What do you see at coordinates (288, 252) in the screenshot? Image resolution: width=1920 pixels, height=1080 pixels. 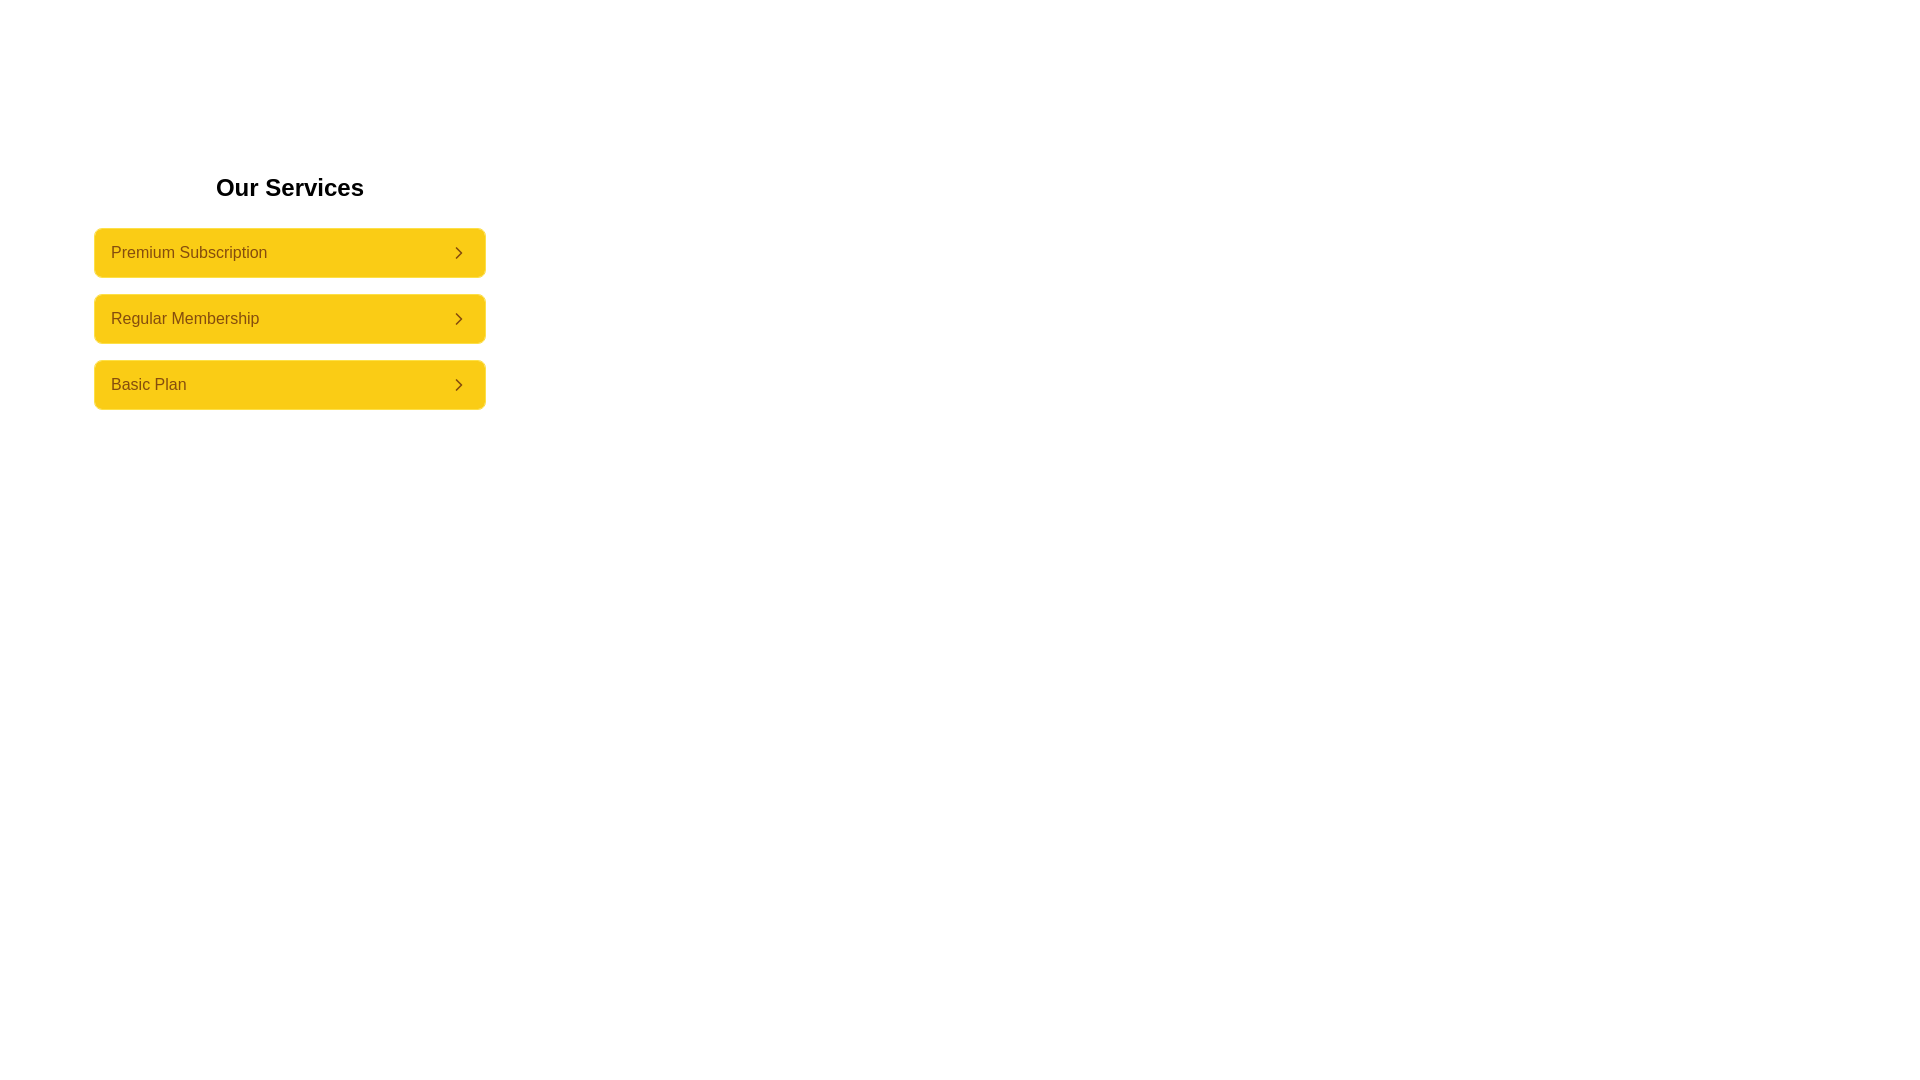 I see `the topmost button in the 'Our Services' section` at bounding box center [288, 252].